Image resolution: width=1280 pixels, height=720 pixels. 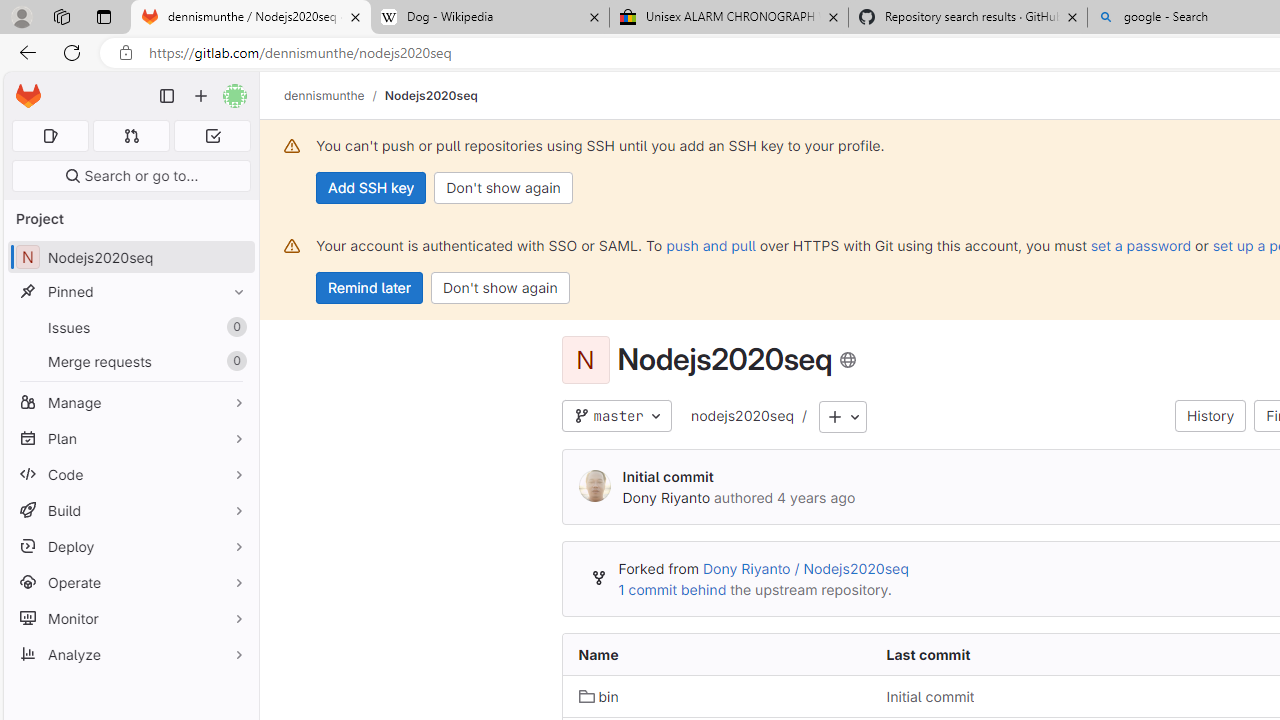 What do you see at coordinates (593, 487) in the screenshot?
I see `'Dony Riyanto'` at bounding box center [593, 487].